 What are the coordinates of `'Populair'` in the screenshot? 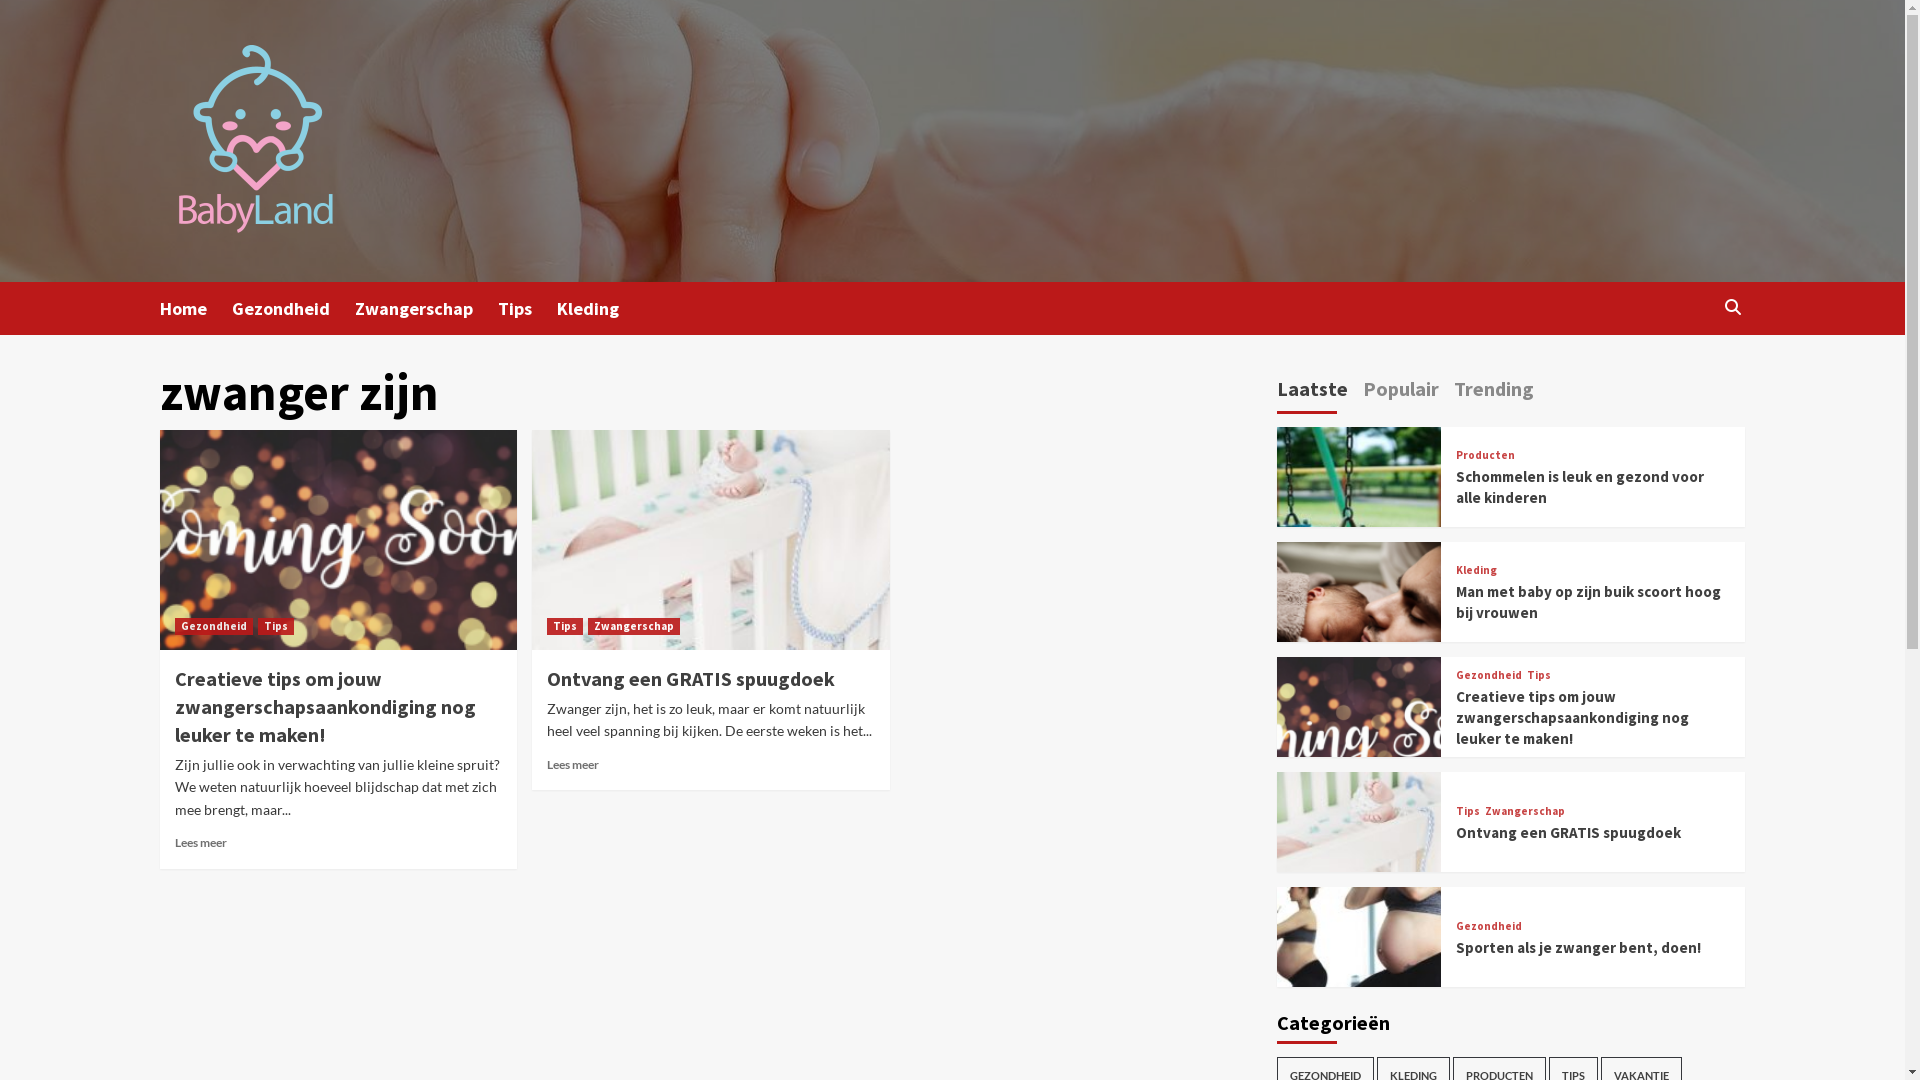 It's located at (1400, 392).